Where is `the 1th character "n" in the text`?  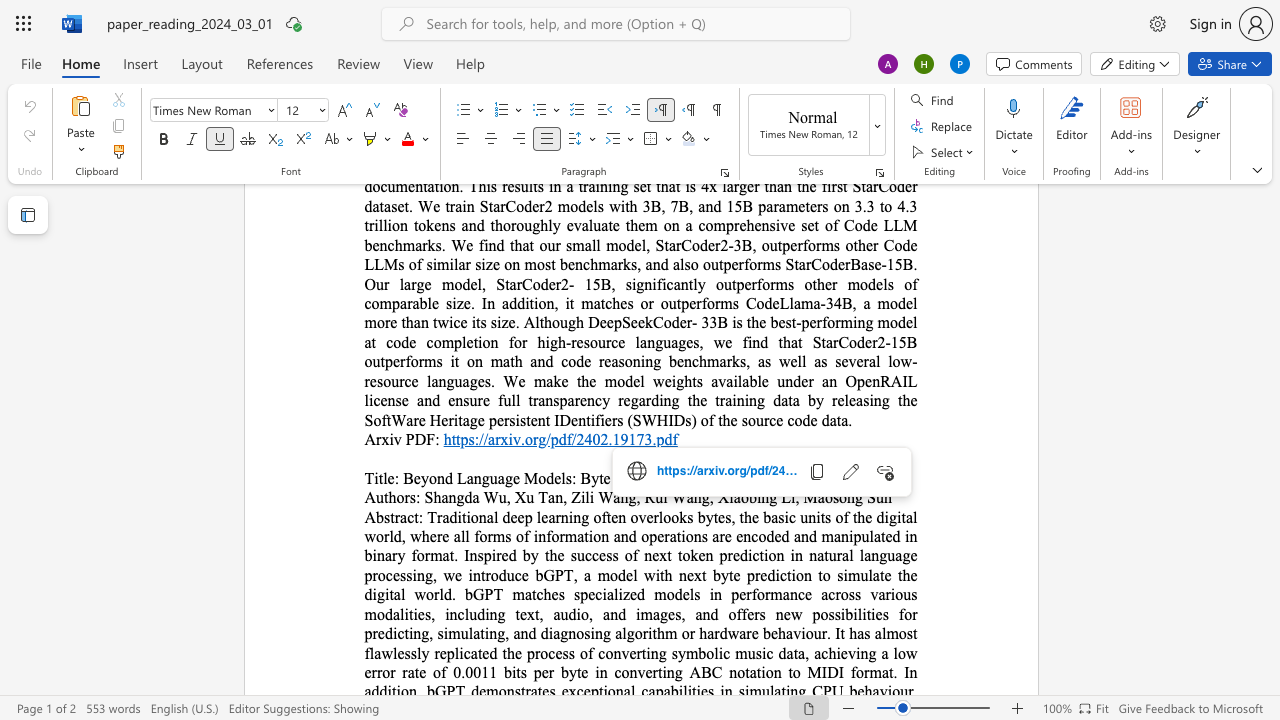 the 1th character "n" in the text is located at coordinates (451, 496).